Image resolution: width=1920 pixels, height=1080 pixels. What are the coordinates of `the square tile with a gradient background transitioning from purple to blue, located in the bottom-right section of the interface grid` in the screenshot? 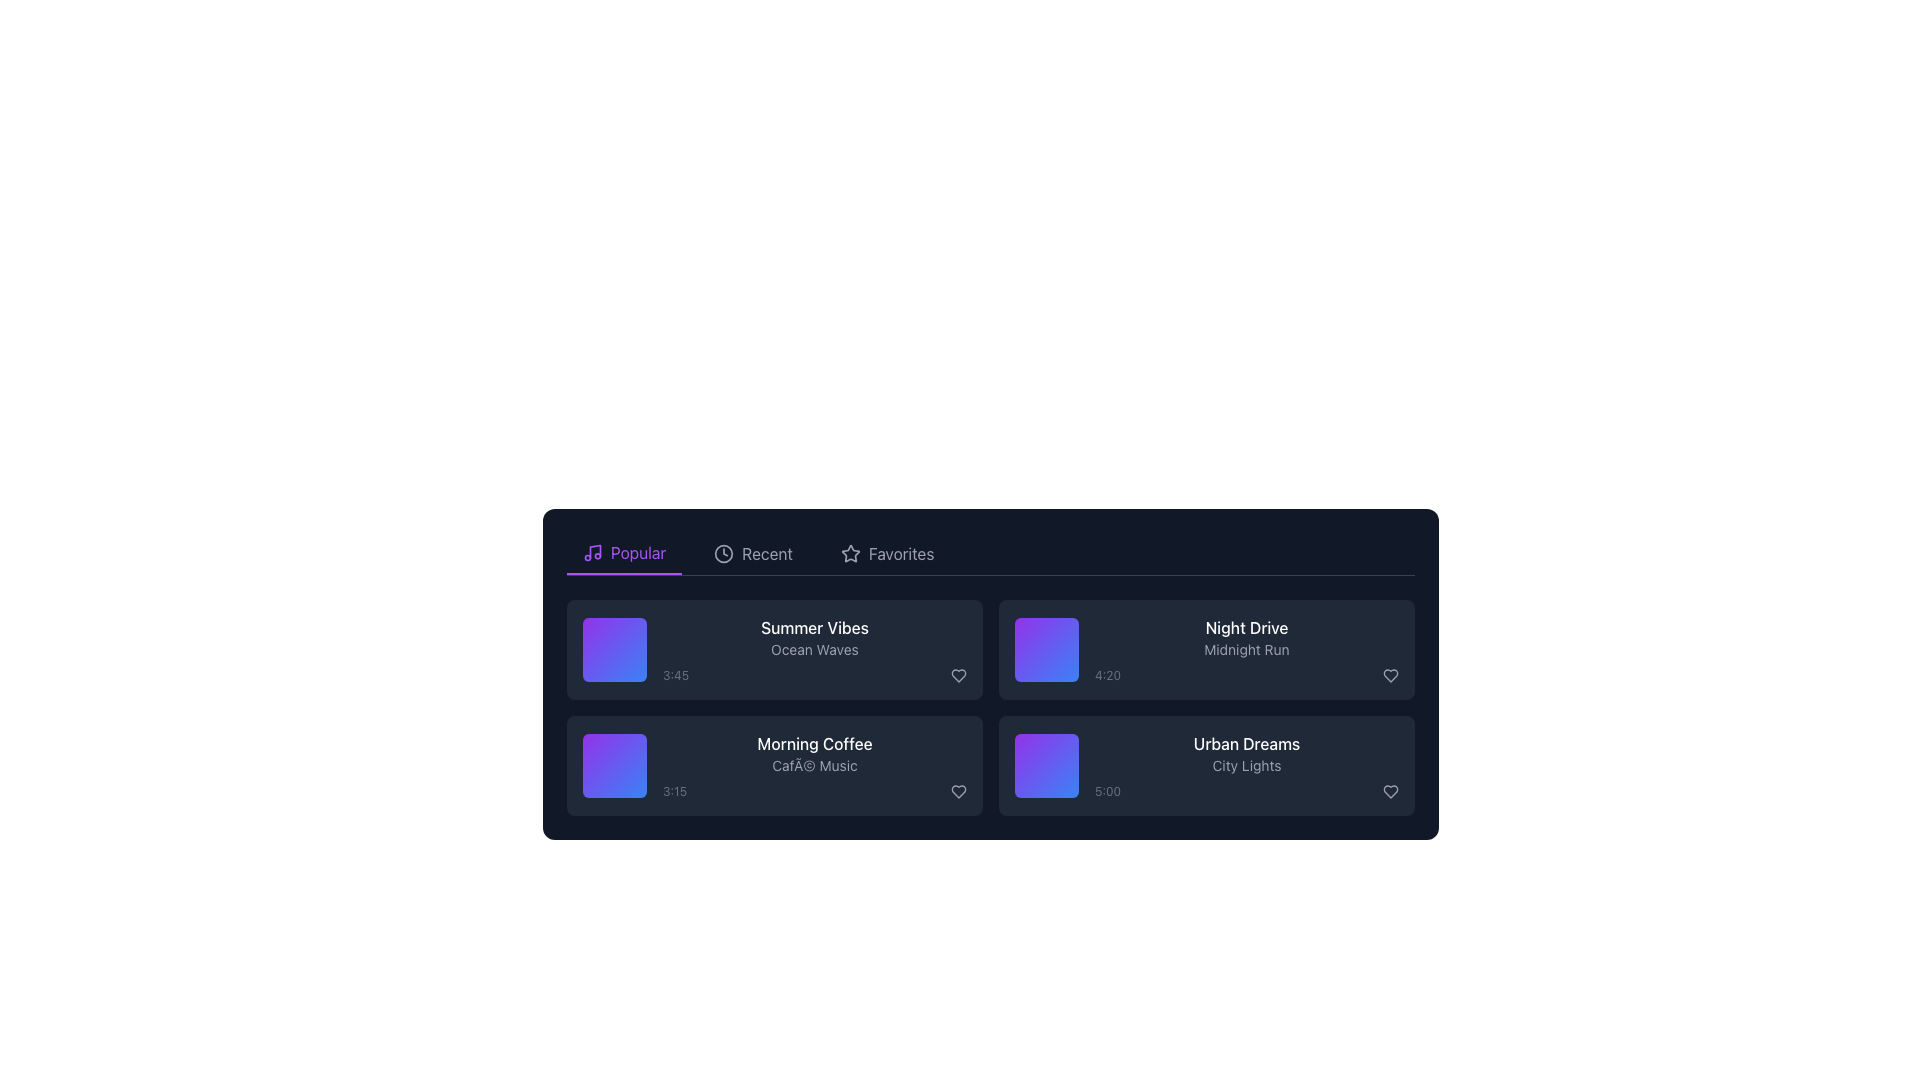 It's located at (1045, 765).